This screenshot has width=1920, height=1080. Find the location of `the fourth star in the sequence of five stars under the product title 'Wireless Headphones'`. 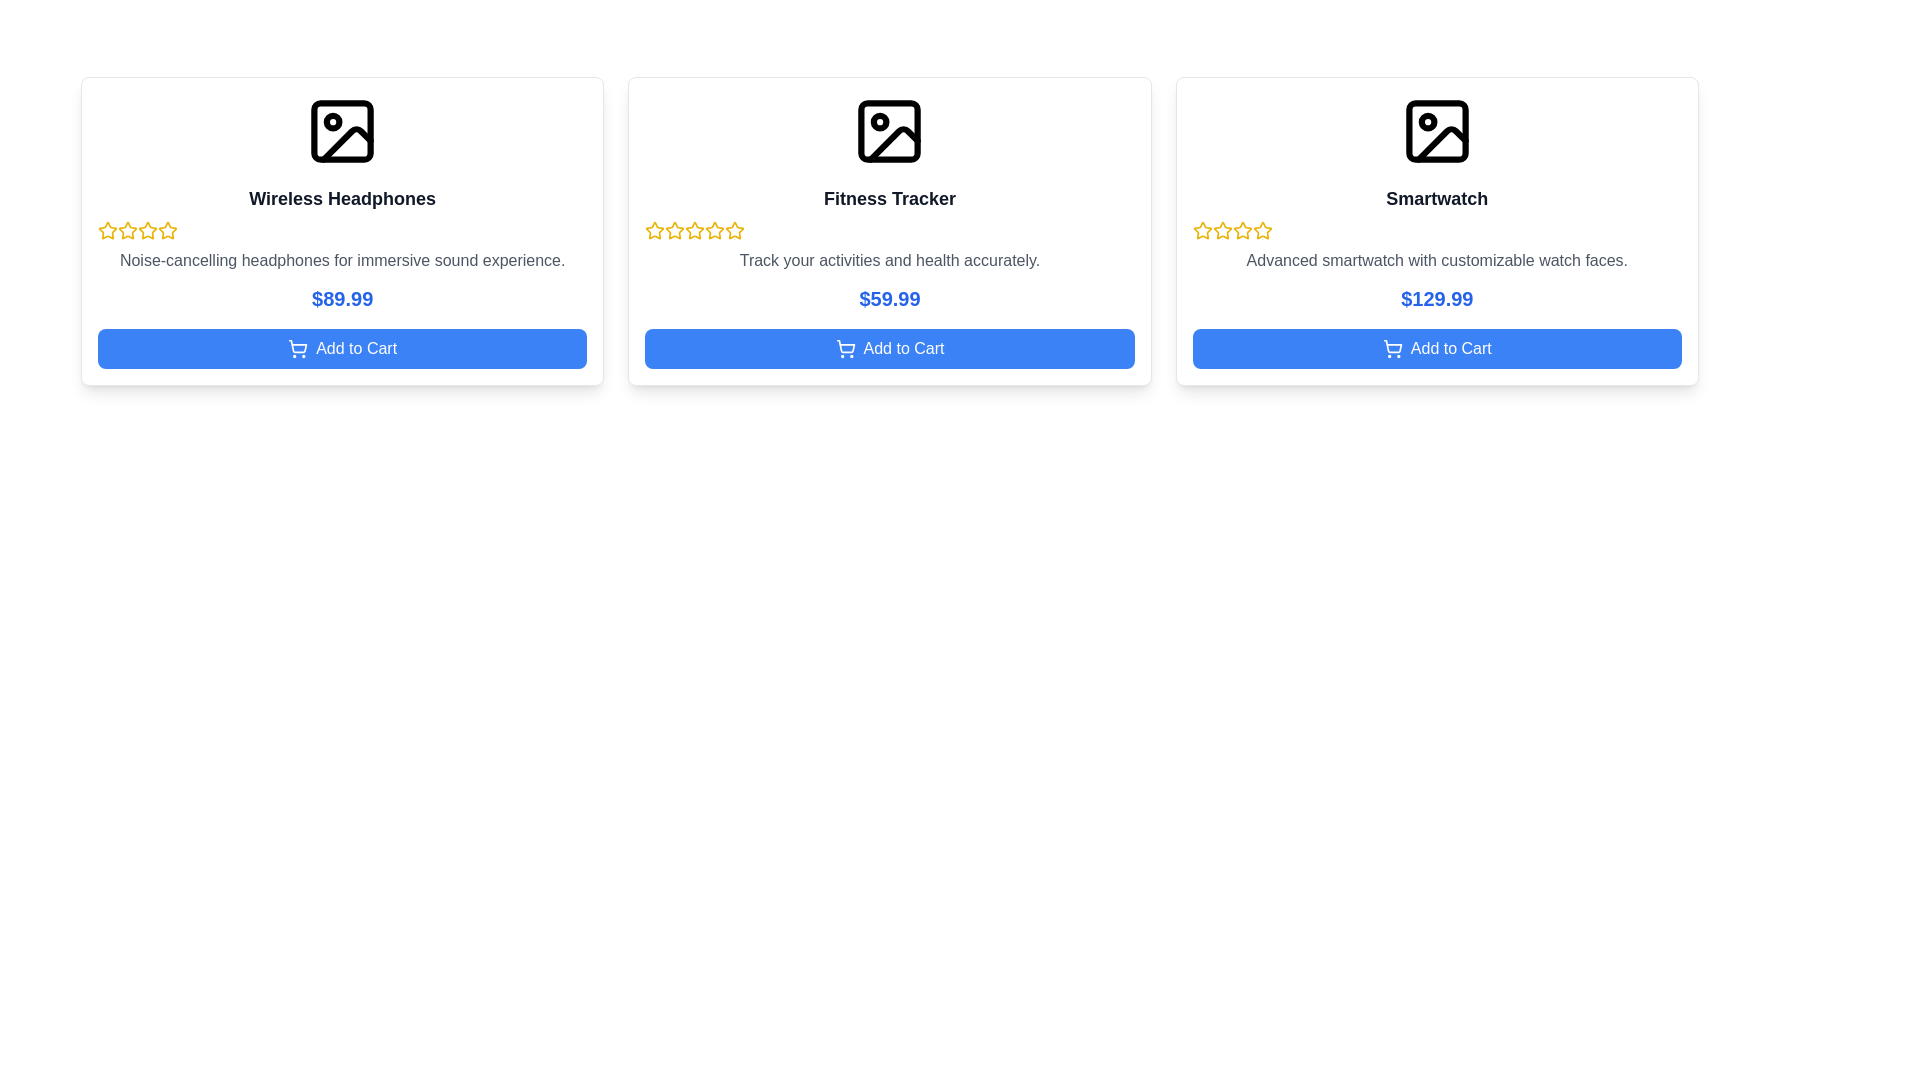

the fourth star in the sequence of five stars under the product title 'Wireless Headphones' is located at coordinates (147, 230).